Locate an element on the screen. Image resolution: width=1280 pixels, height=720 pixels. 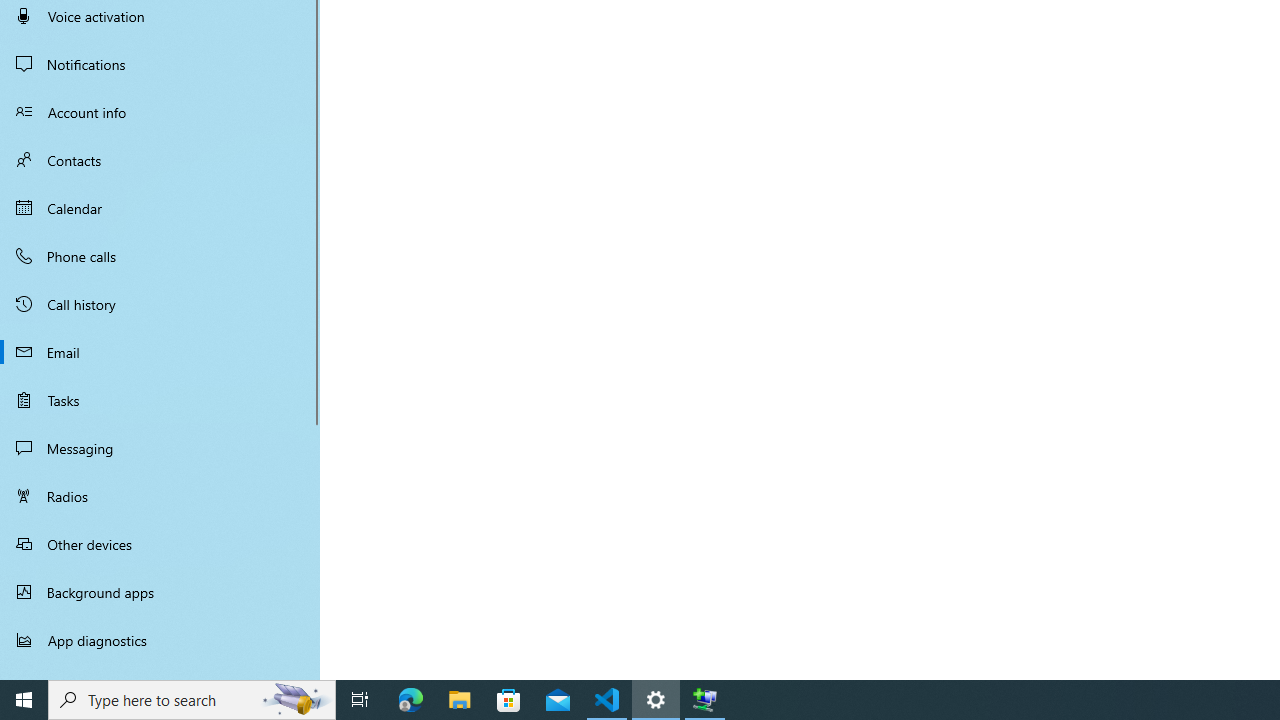
'Tasks' is located at coordinates (160, 399).